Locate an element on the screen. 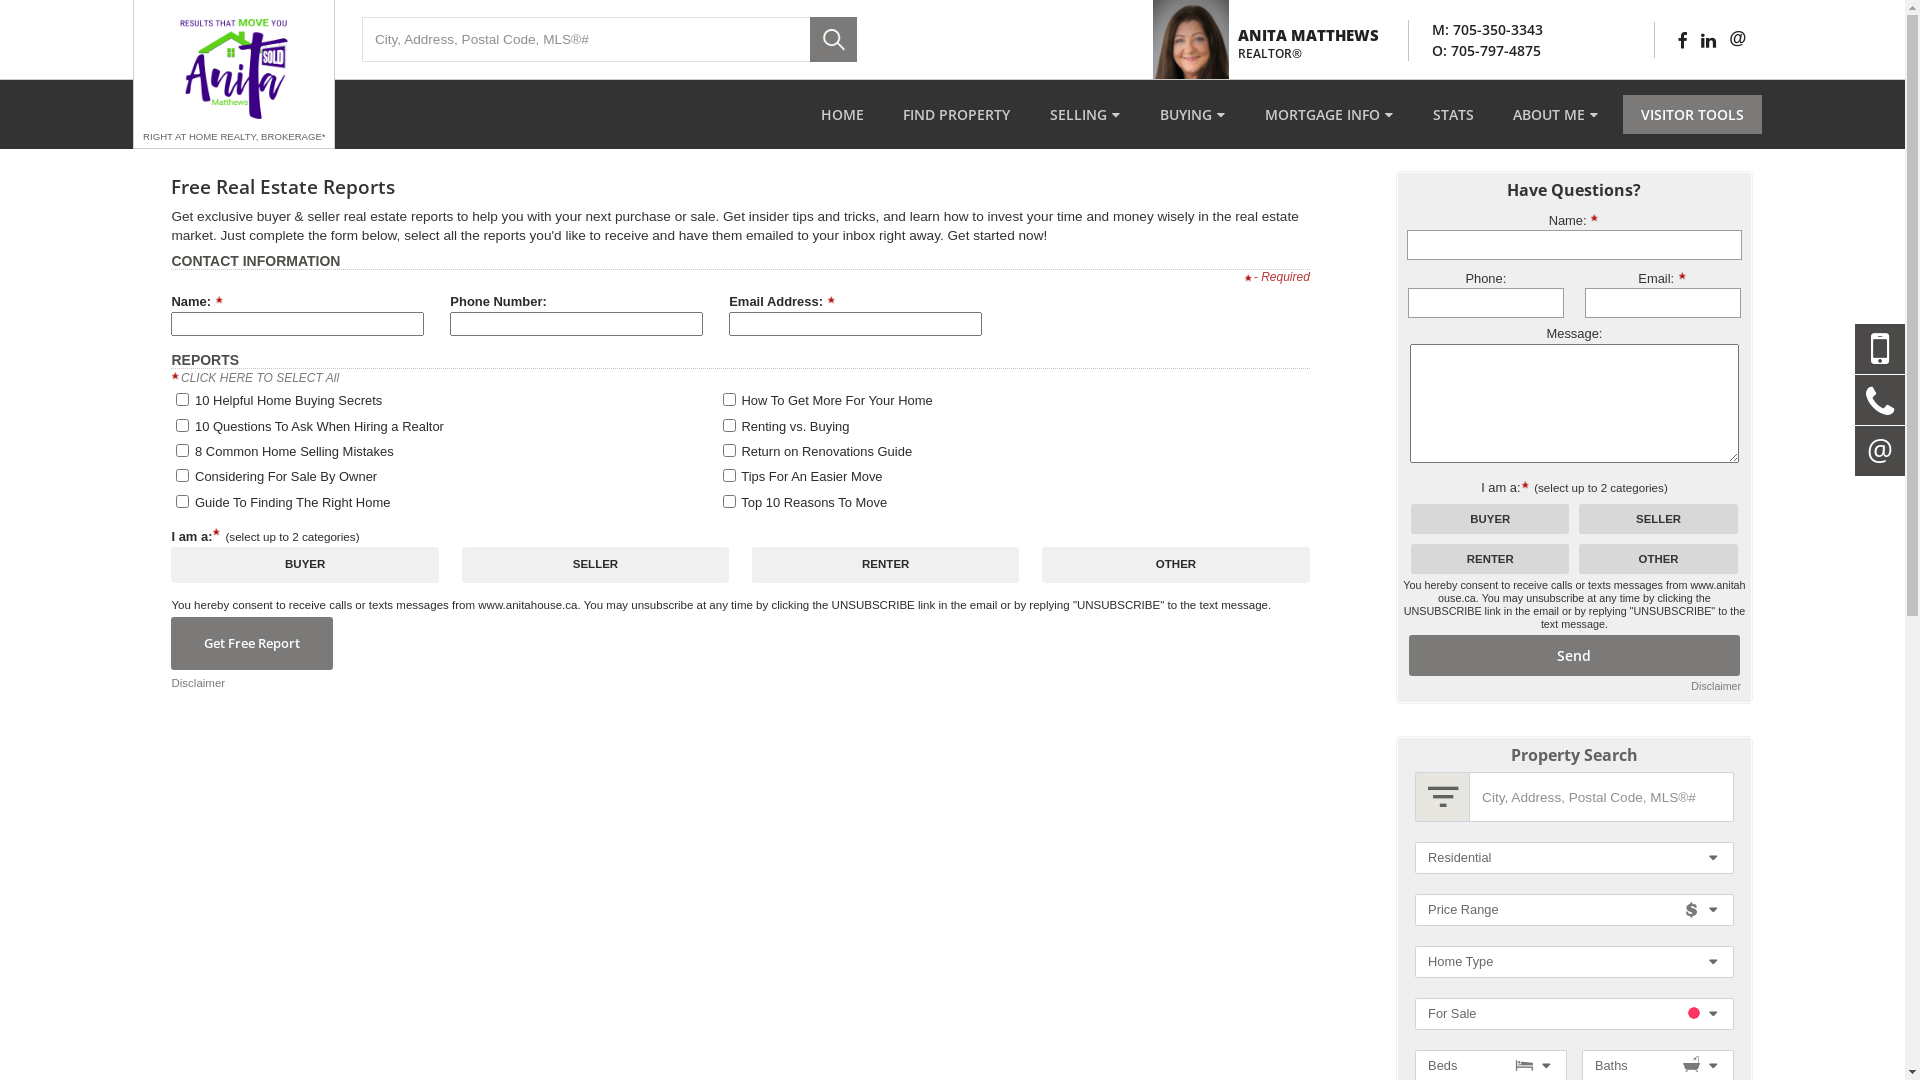 The width and height of the screenshot is (1920, 1080). 'CLICK HERE TO SELECT All' is located at coordinates (258, 378).